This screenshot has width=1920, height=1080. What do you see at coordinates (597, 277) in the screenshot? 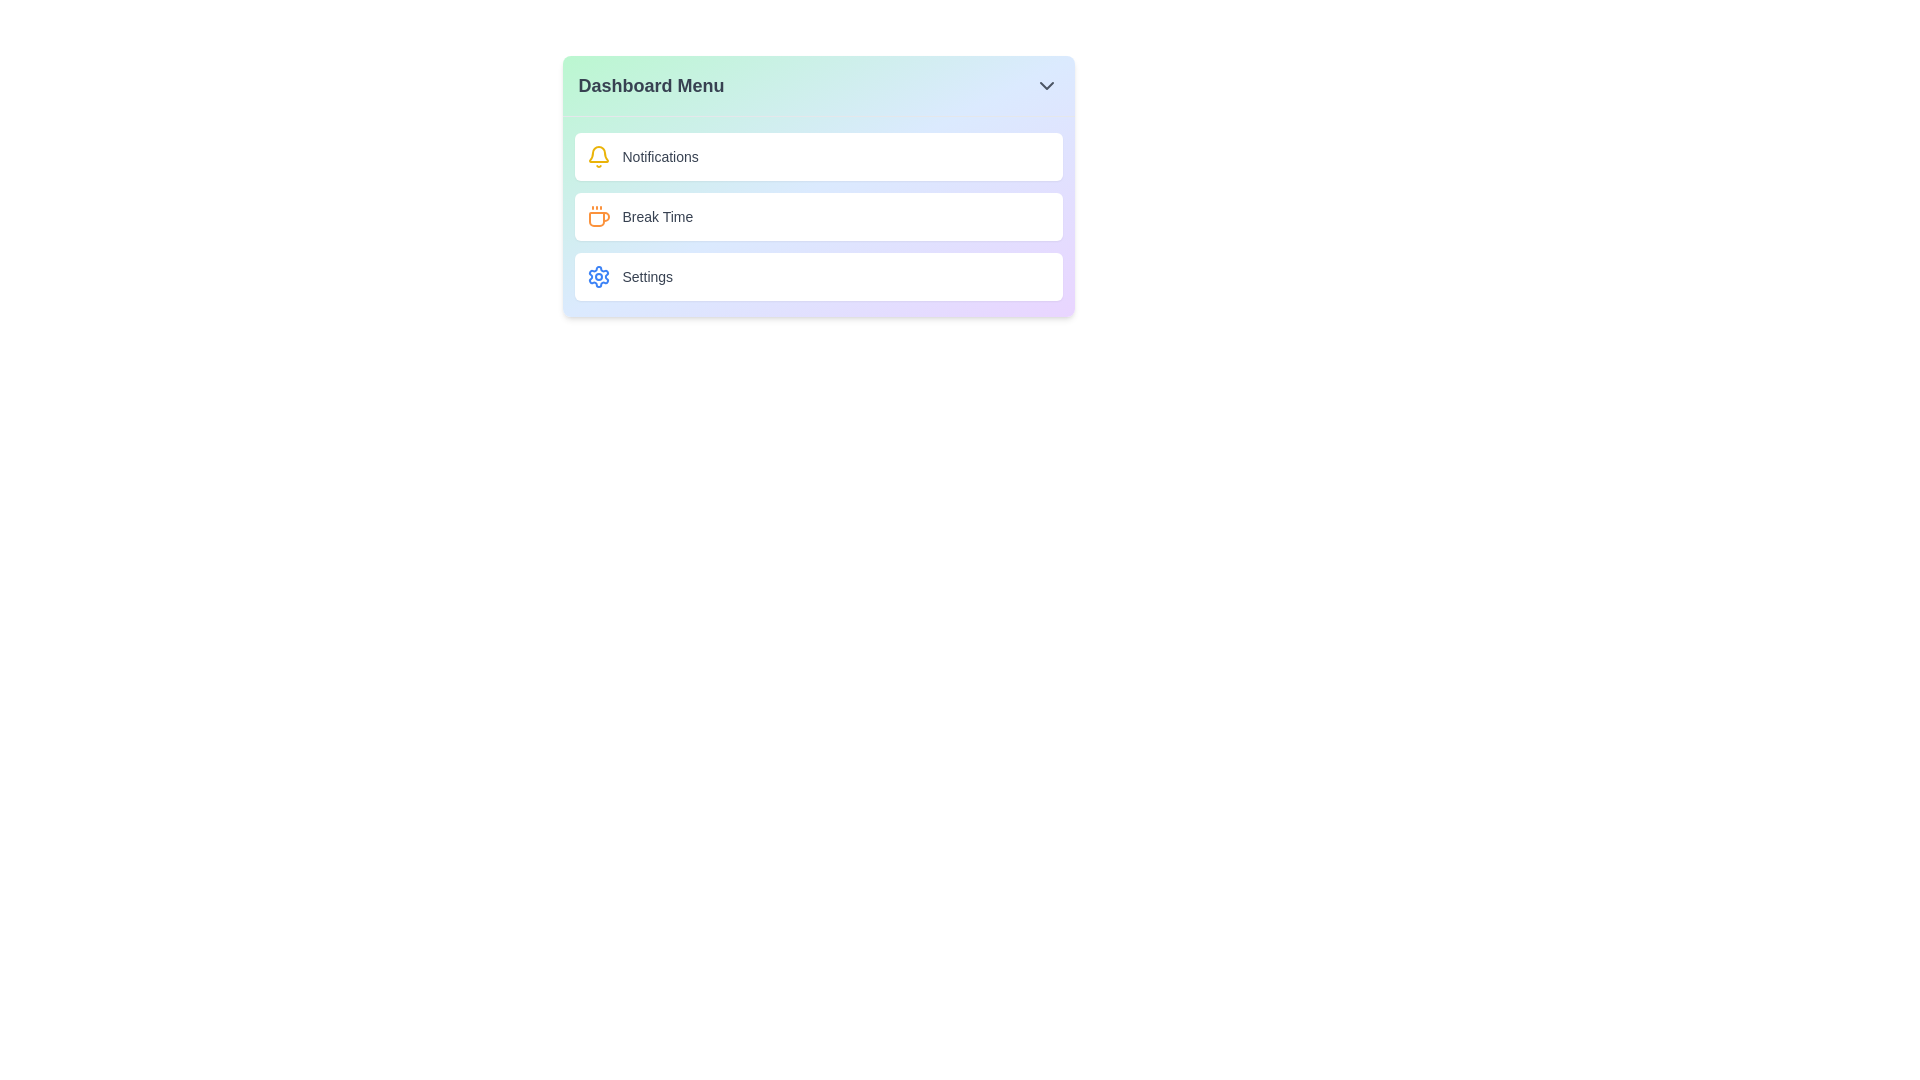
I see `the blue gear-like icon in the third menu item of the Settings section` at bounding box center [597, 277].